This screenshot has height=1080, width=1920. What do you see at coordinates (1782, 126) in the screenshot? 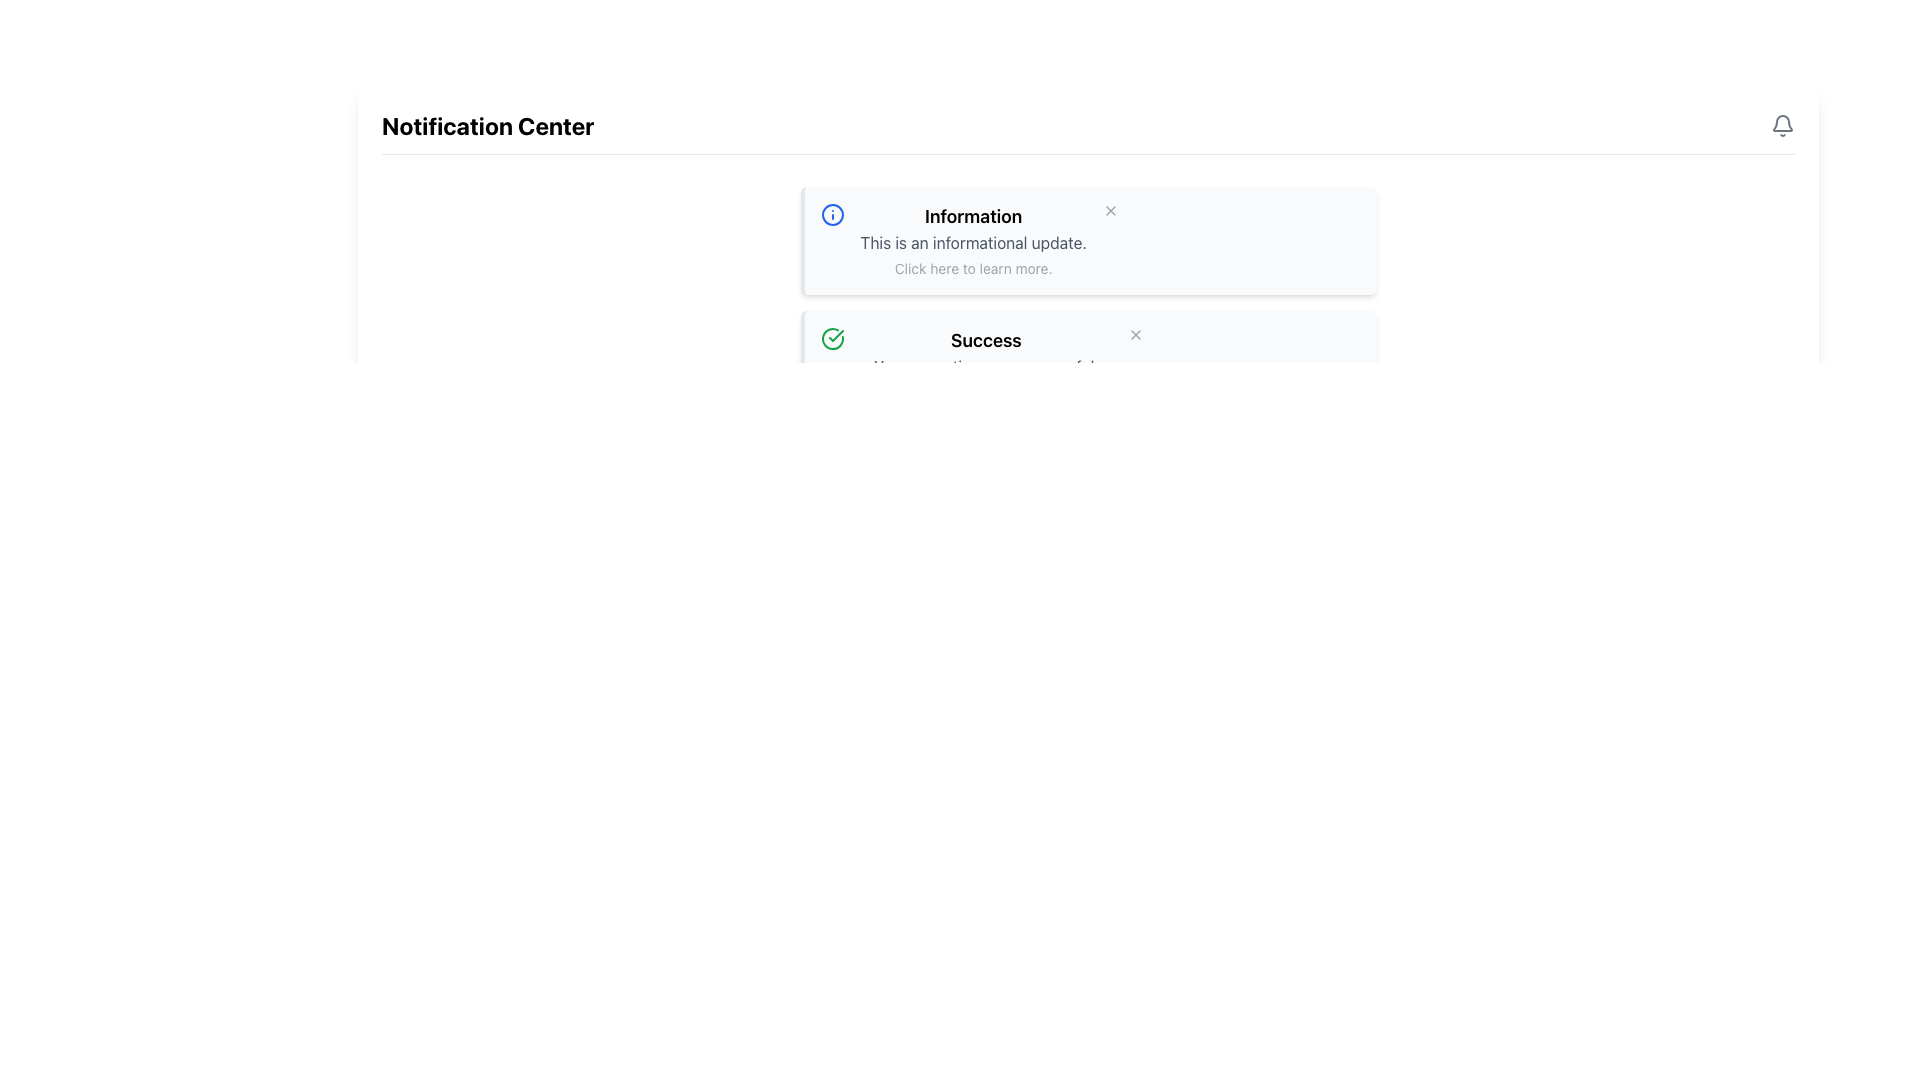
I see `the bell-shaped notification icon located in the top-right corner of the header section labeled 'Notification Center'` at bounding box center [1782, 126].